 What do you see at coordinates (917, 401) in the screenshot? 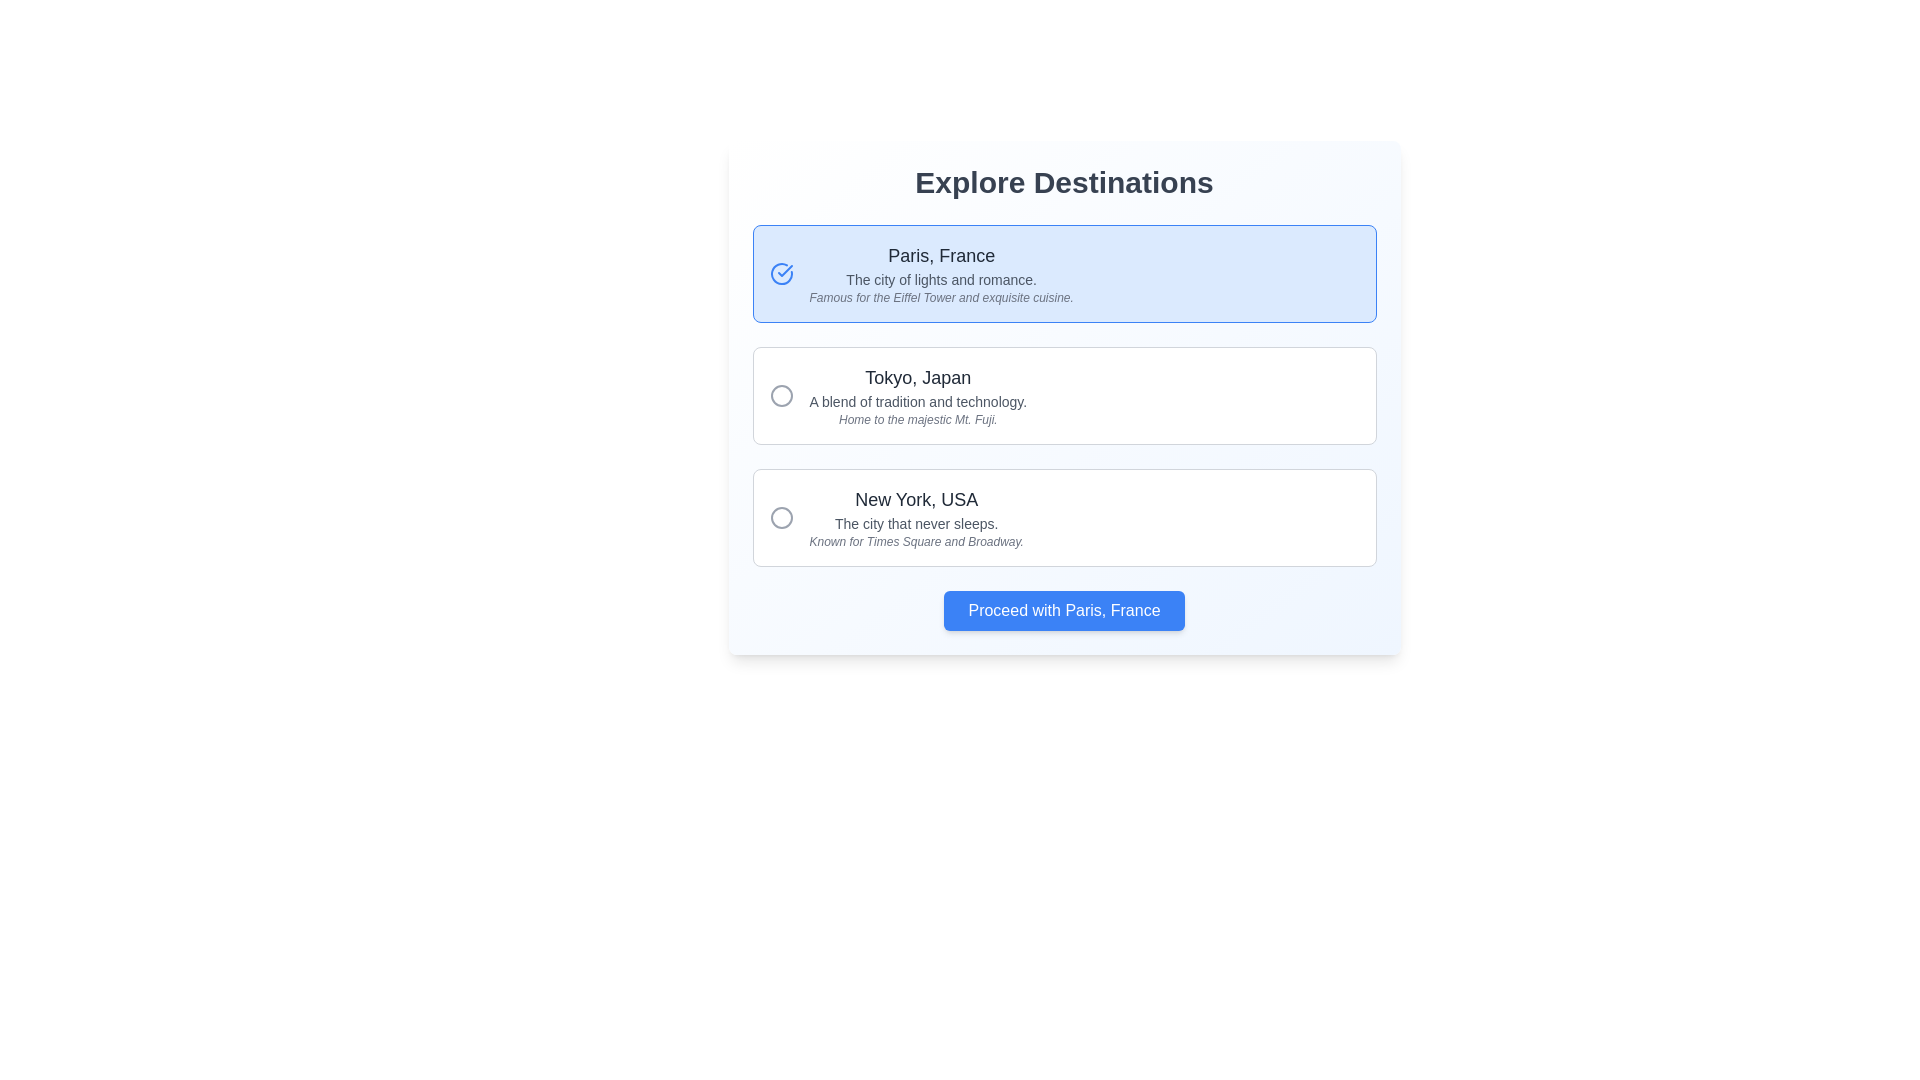
I see `the text label that contains the phrase 'A blend of tradition and technology.' which is styled in gray and located below the 'Tokyo, Japan' title in the second option box of the destination selections` at bounding box center [917, 401].